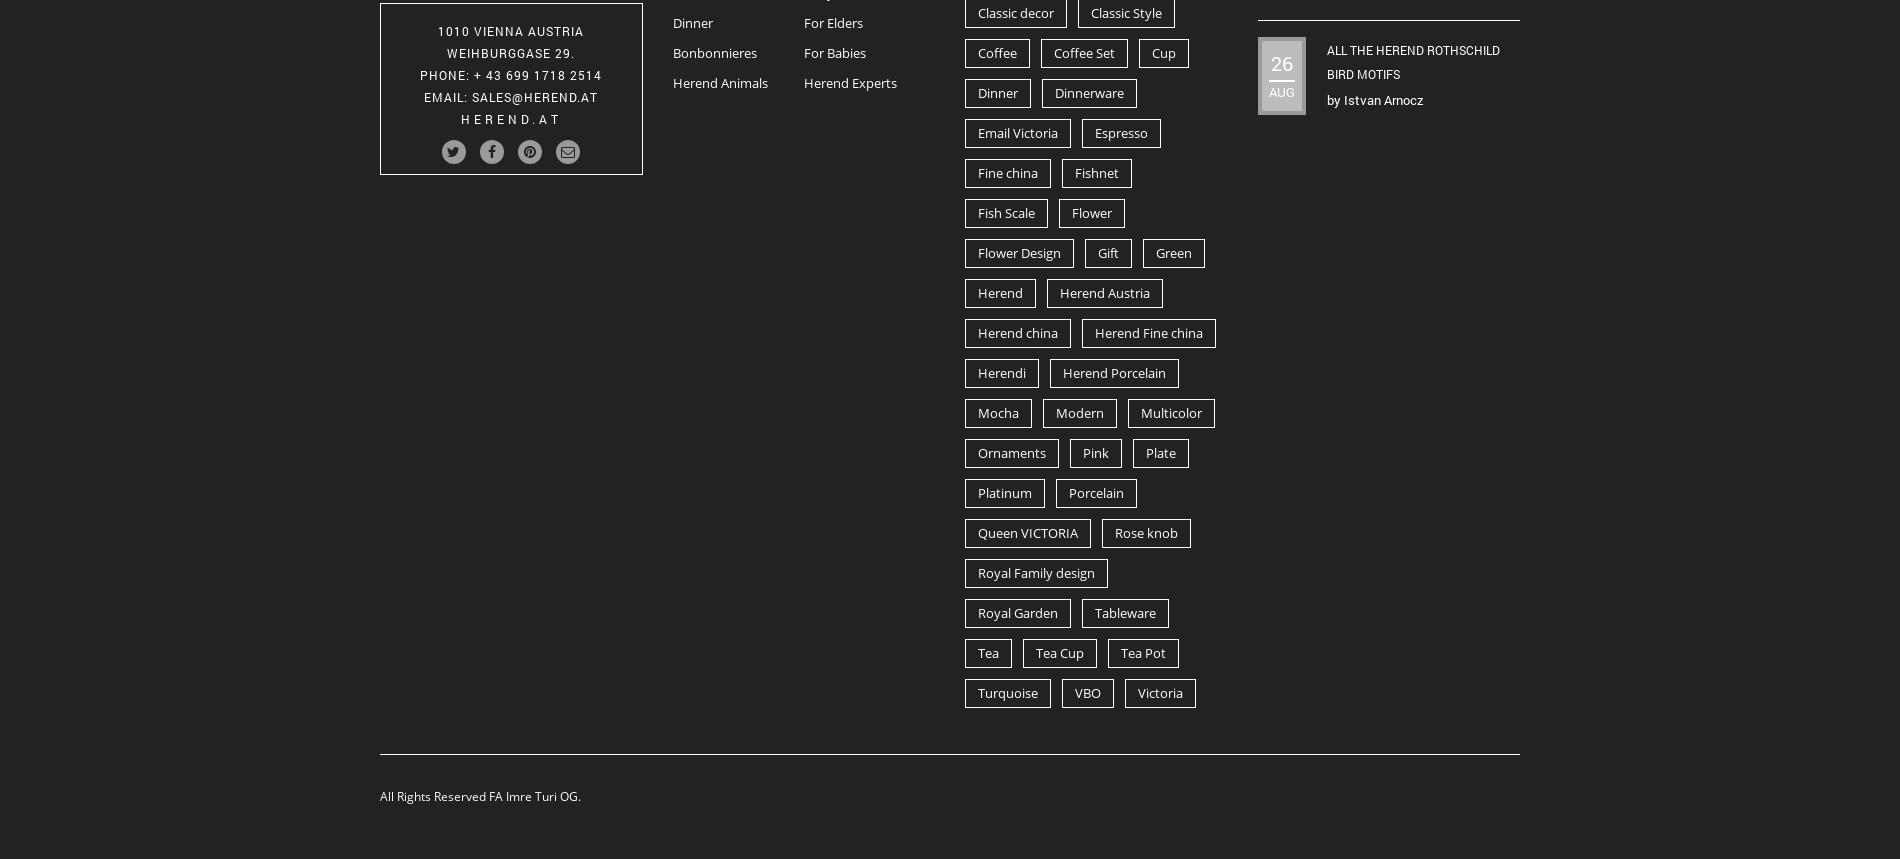 The height and width of the screenshot is (859, 1900). Describe the element at coordinates (1007, 692) in the screenshot. I see `'Turquoise'` at that location.